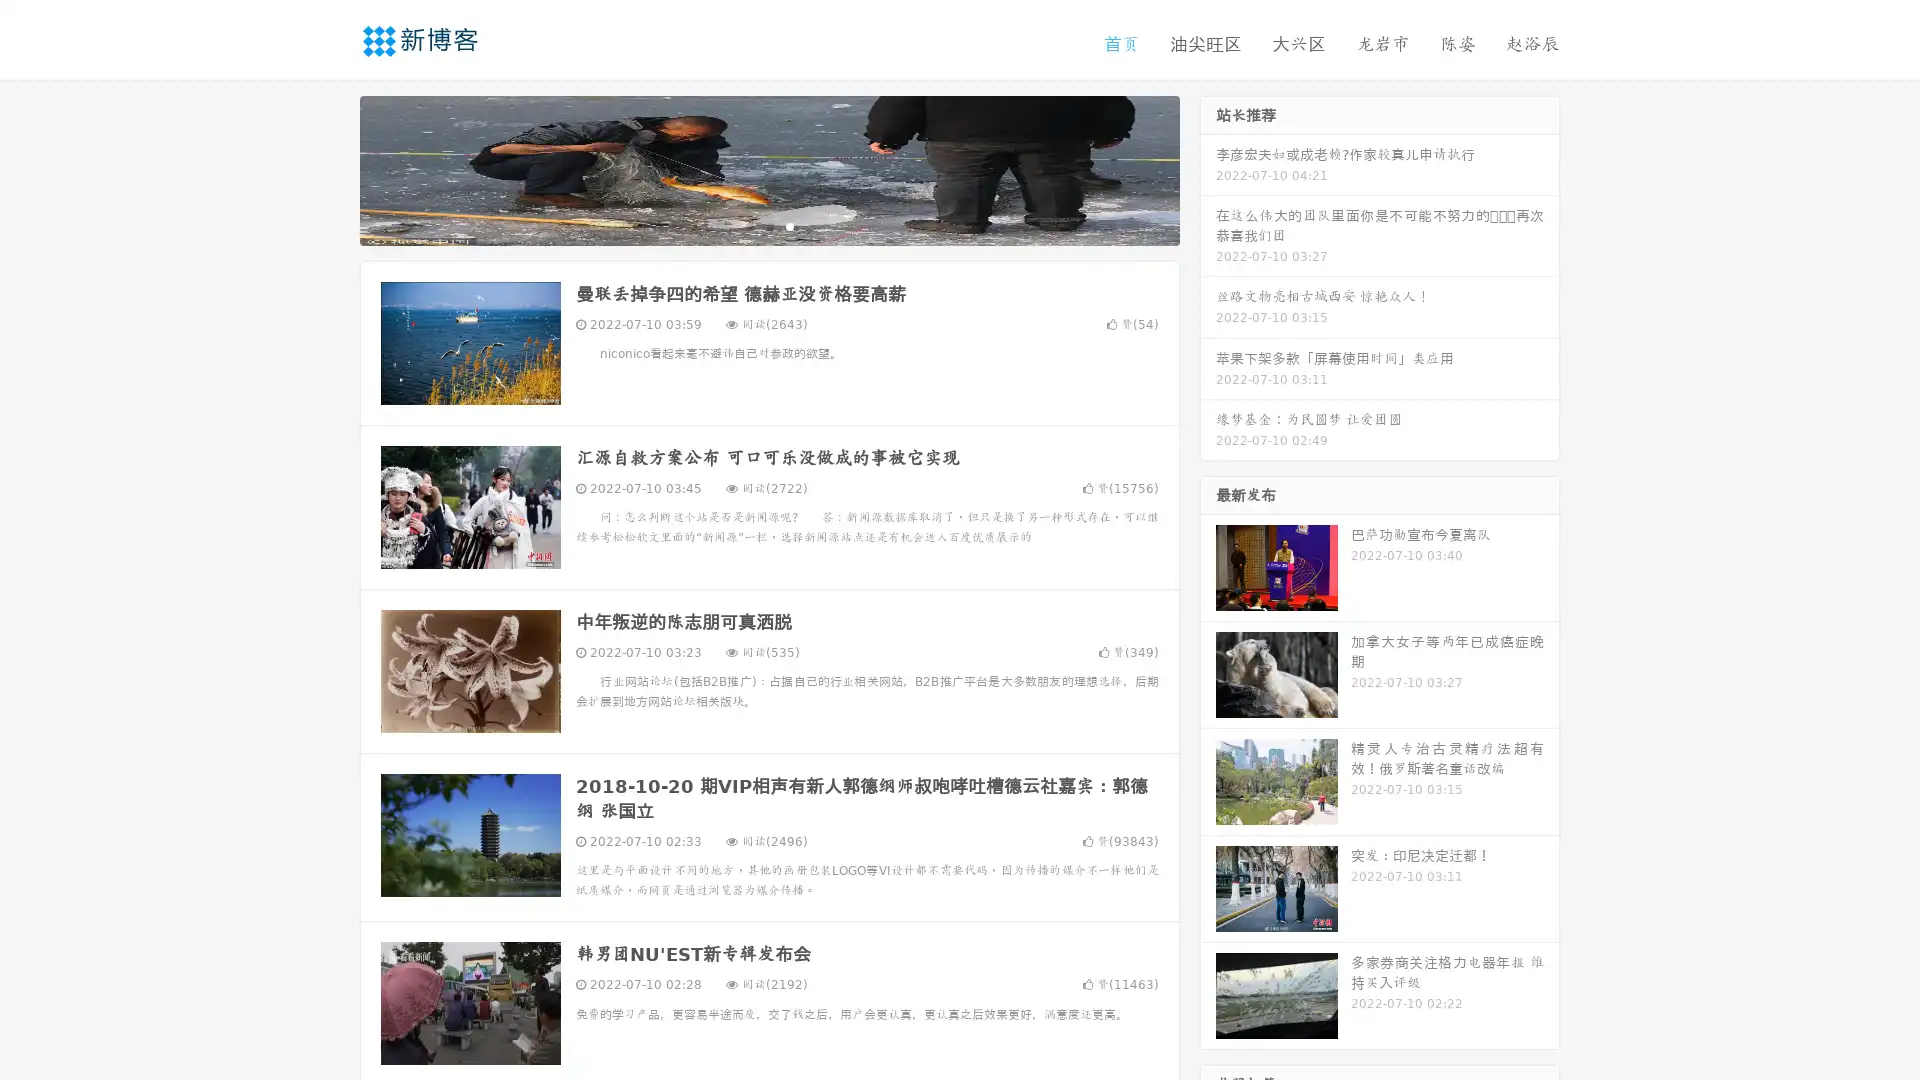 The width and height of the screenshot is (1920, 1080). Describe the element at coordinates (768, 225) in the screenshot. I see `Go to slide 2` at that location.